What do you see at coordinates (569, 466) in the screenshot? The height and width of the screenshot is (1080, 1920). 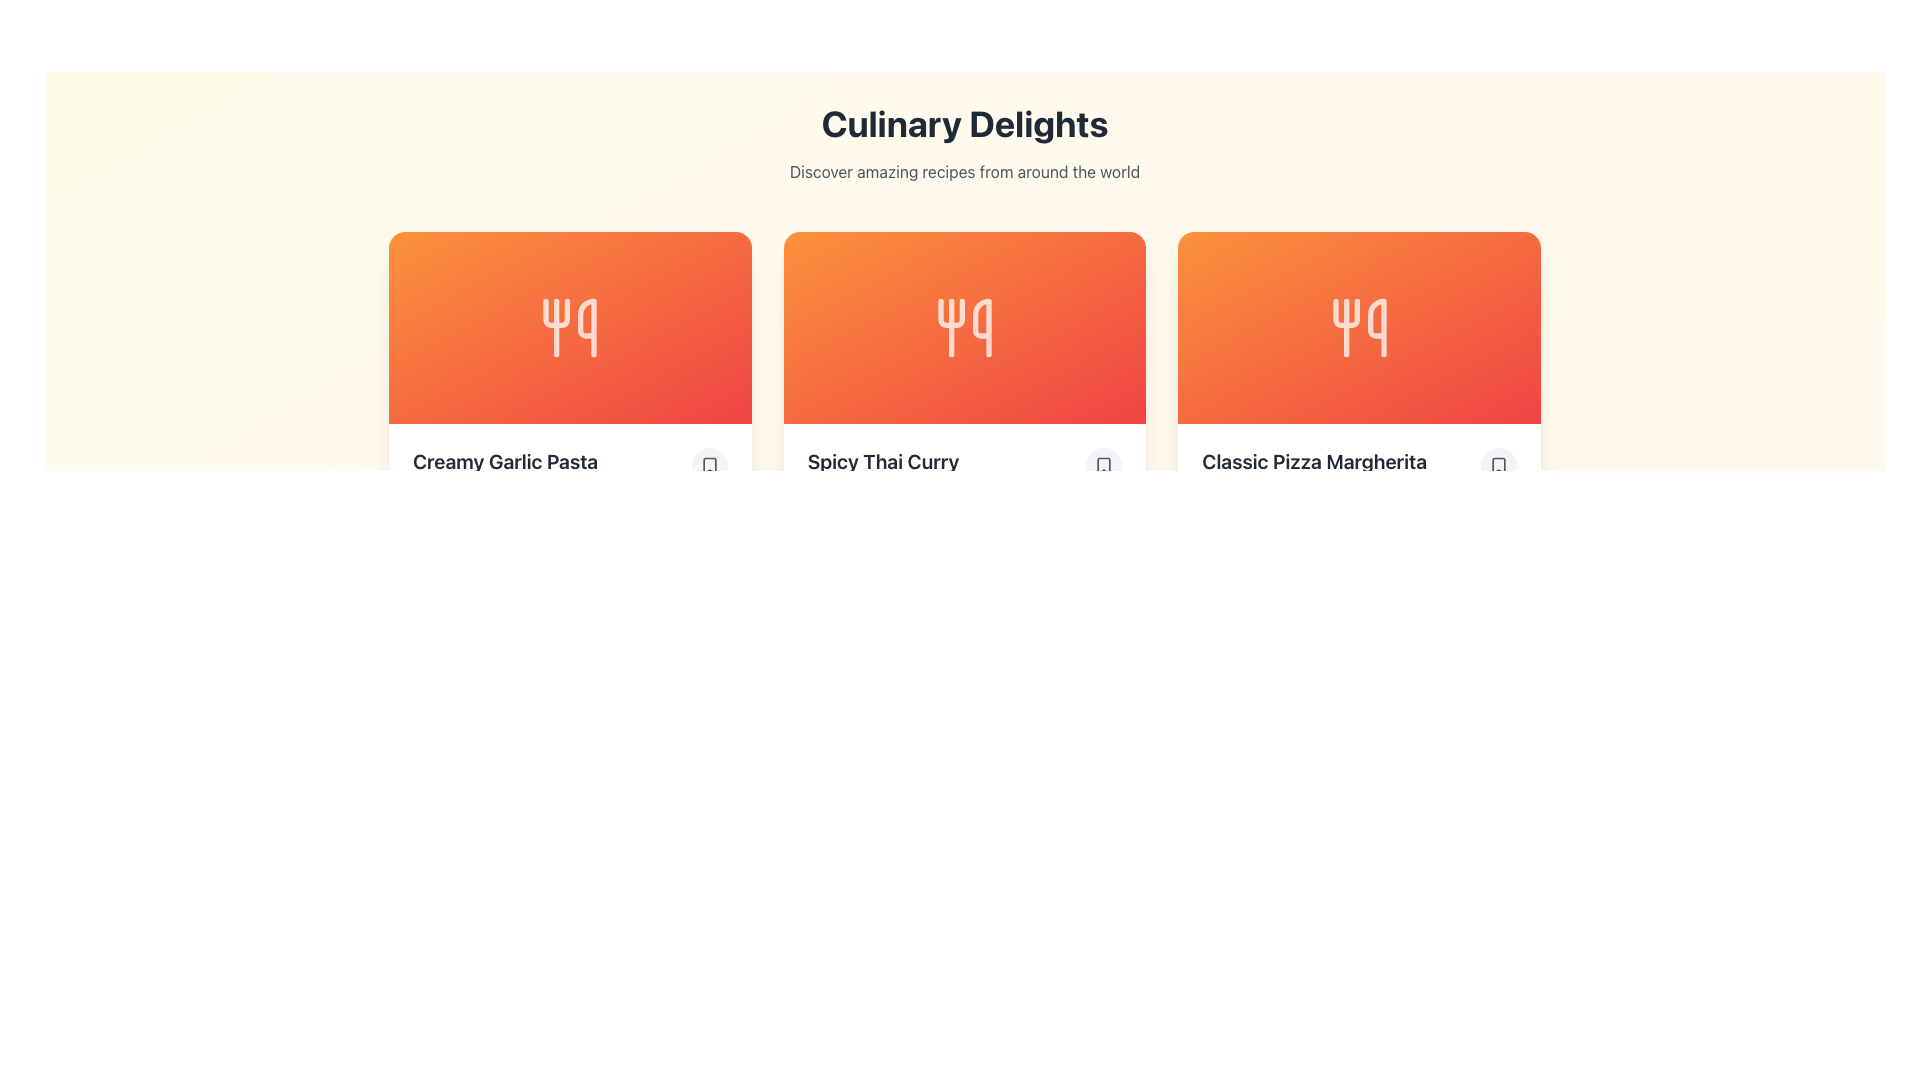 I see `the 'Creamy Garlic Pasta' text in bold, dark-grey` at bounding box center [569, 466].